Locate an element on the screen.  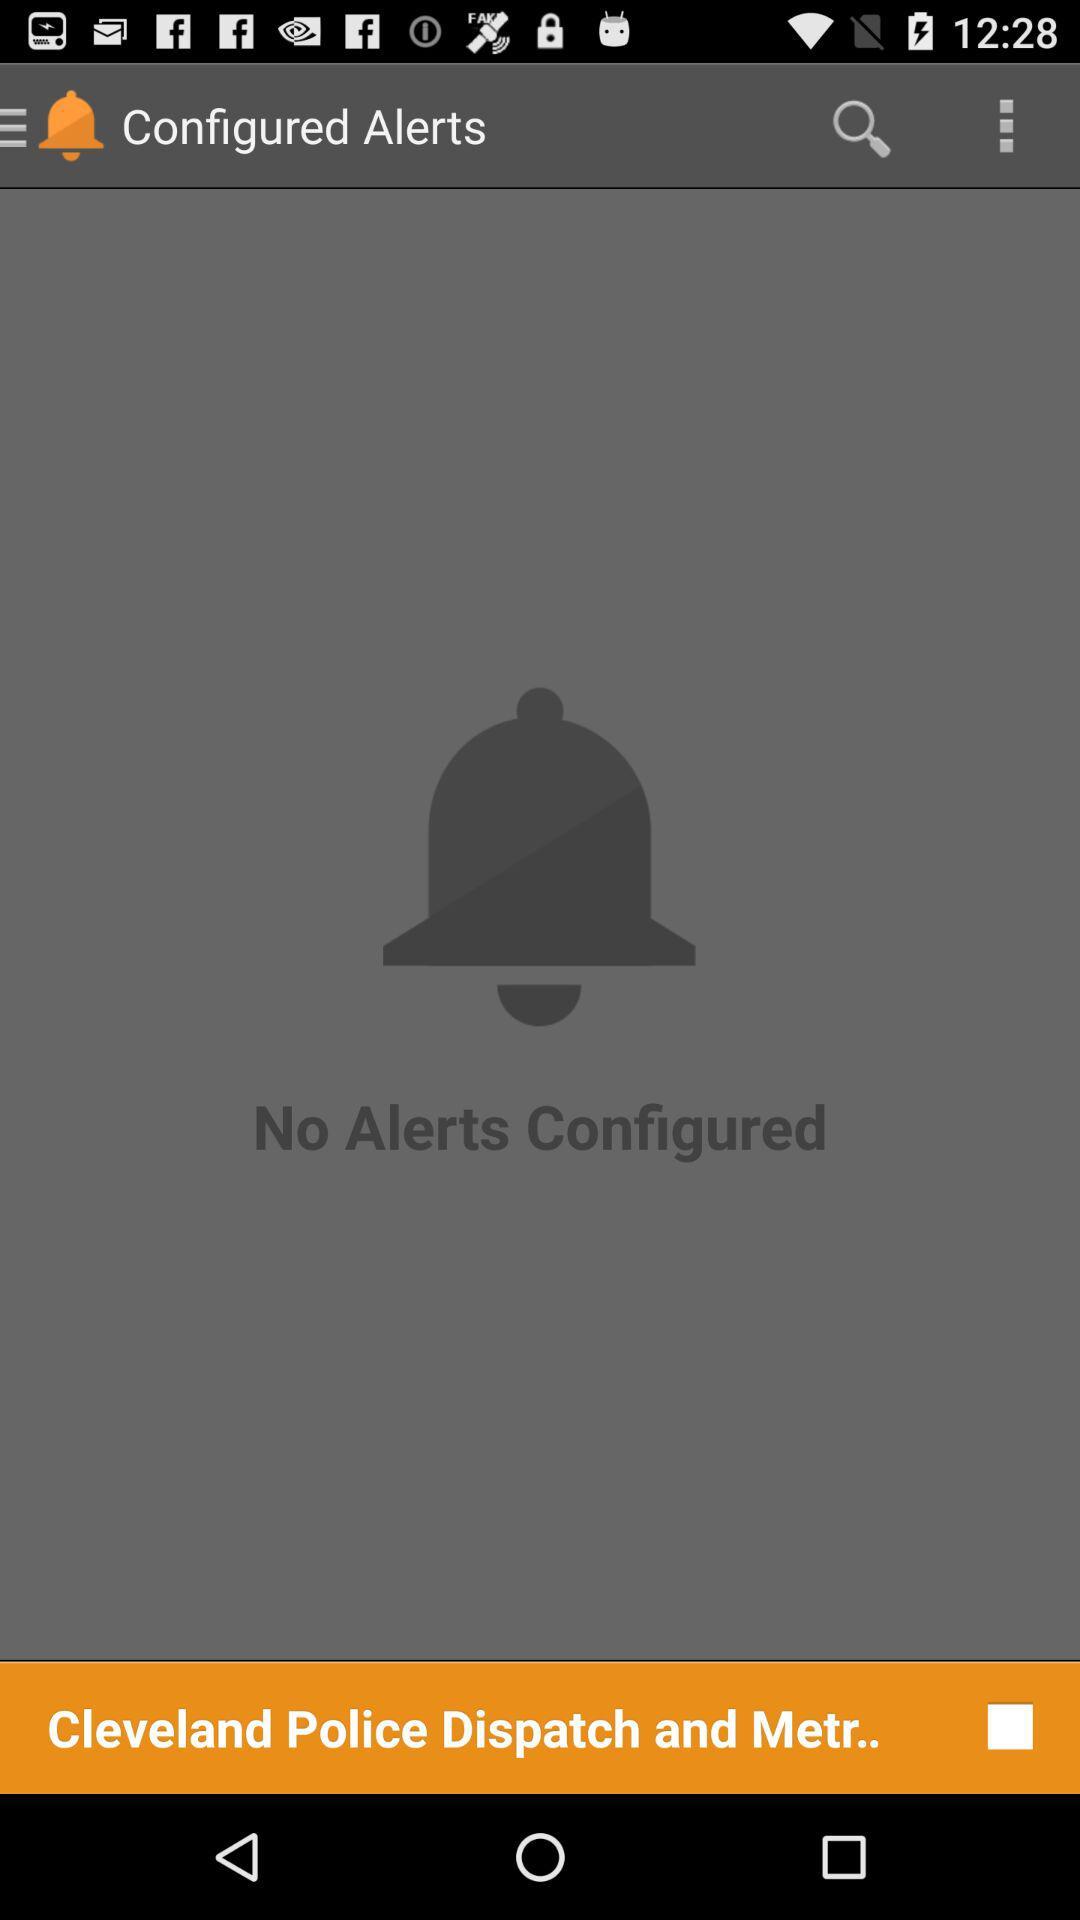
the cleveland police dispatch button is located at coordinates (465, 1725).